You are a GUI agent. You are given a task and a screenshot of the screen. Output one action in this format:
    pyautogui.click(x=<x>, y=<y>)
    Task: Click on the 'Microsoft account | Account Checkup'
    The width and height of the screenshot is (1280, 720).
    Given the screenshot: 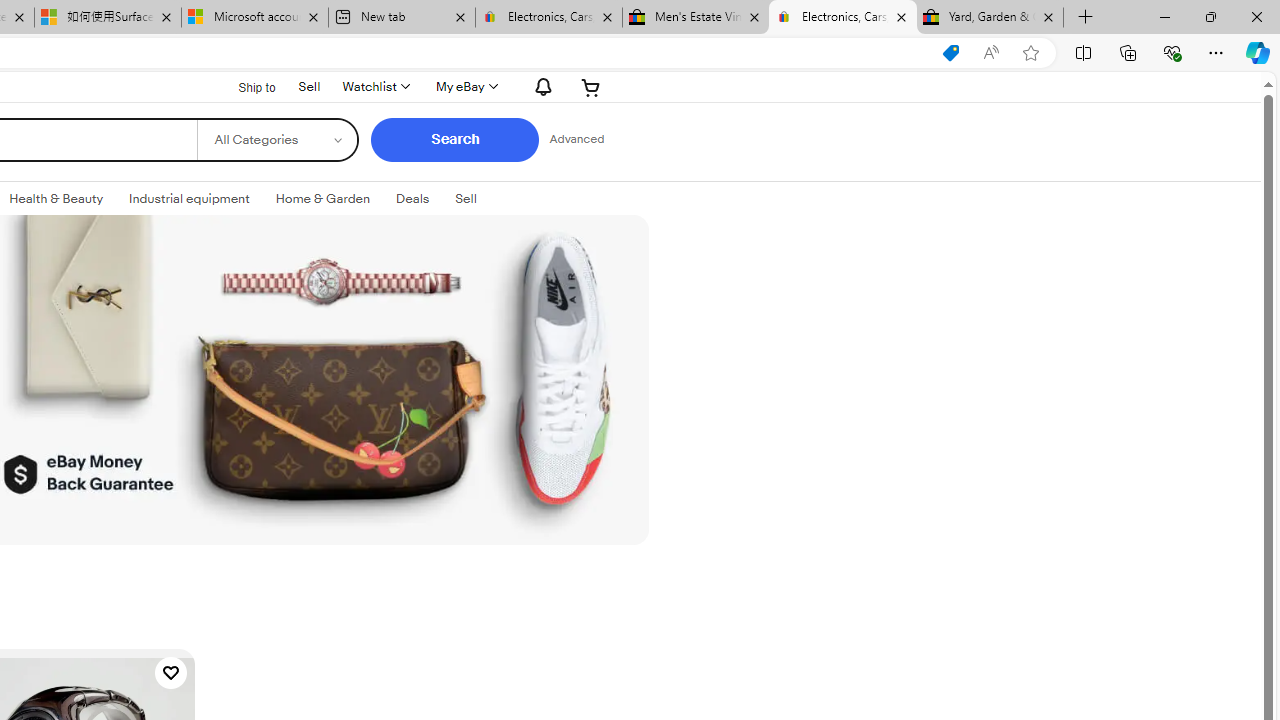 What is the action you would take?
    pyautogui.click(x=253, y=17)
    